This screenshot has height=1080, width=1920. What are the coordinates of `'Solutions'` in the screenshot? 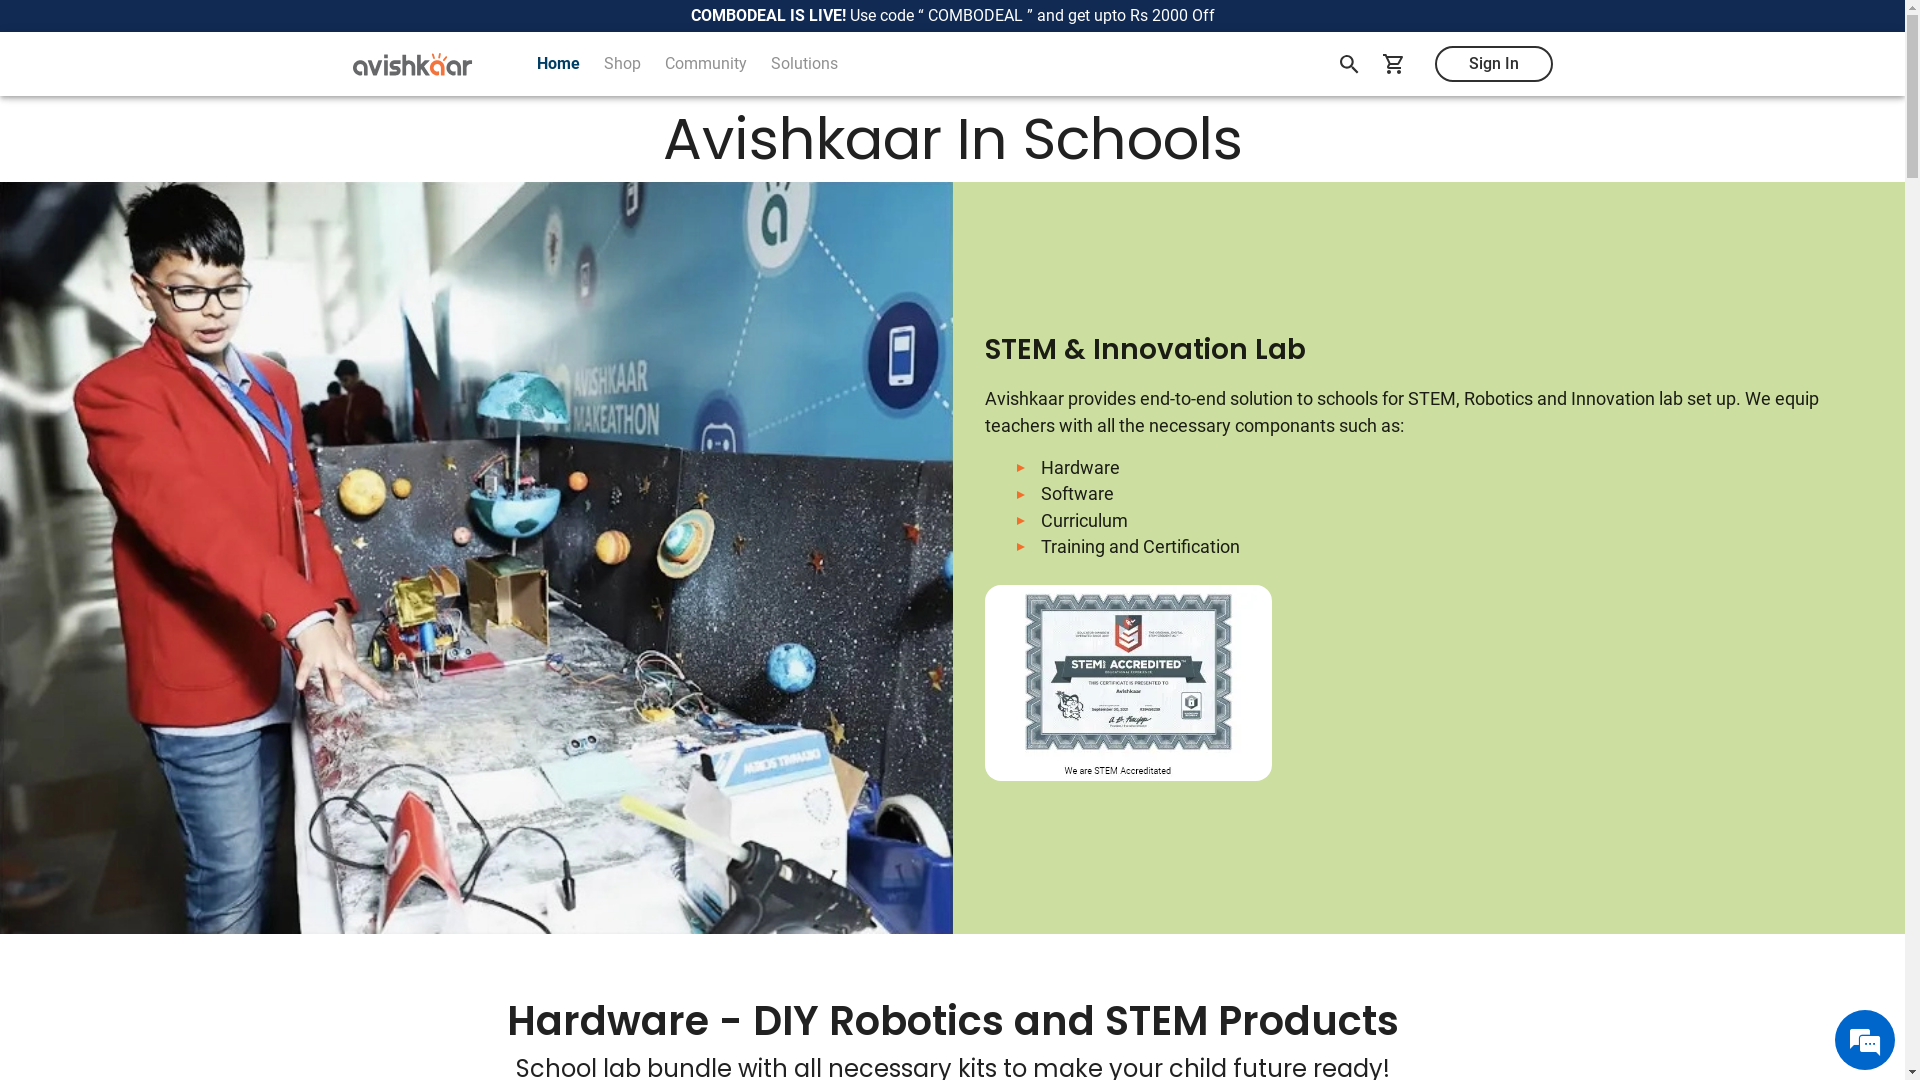 It's located at (803, 63).